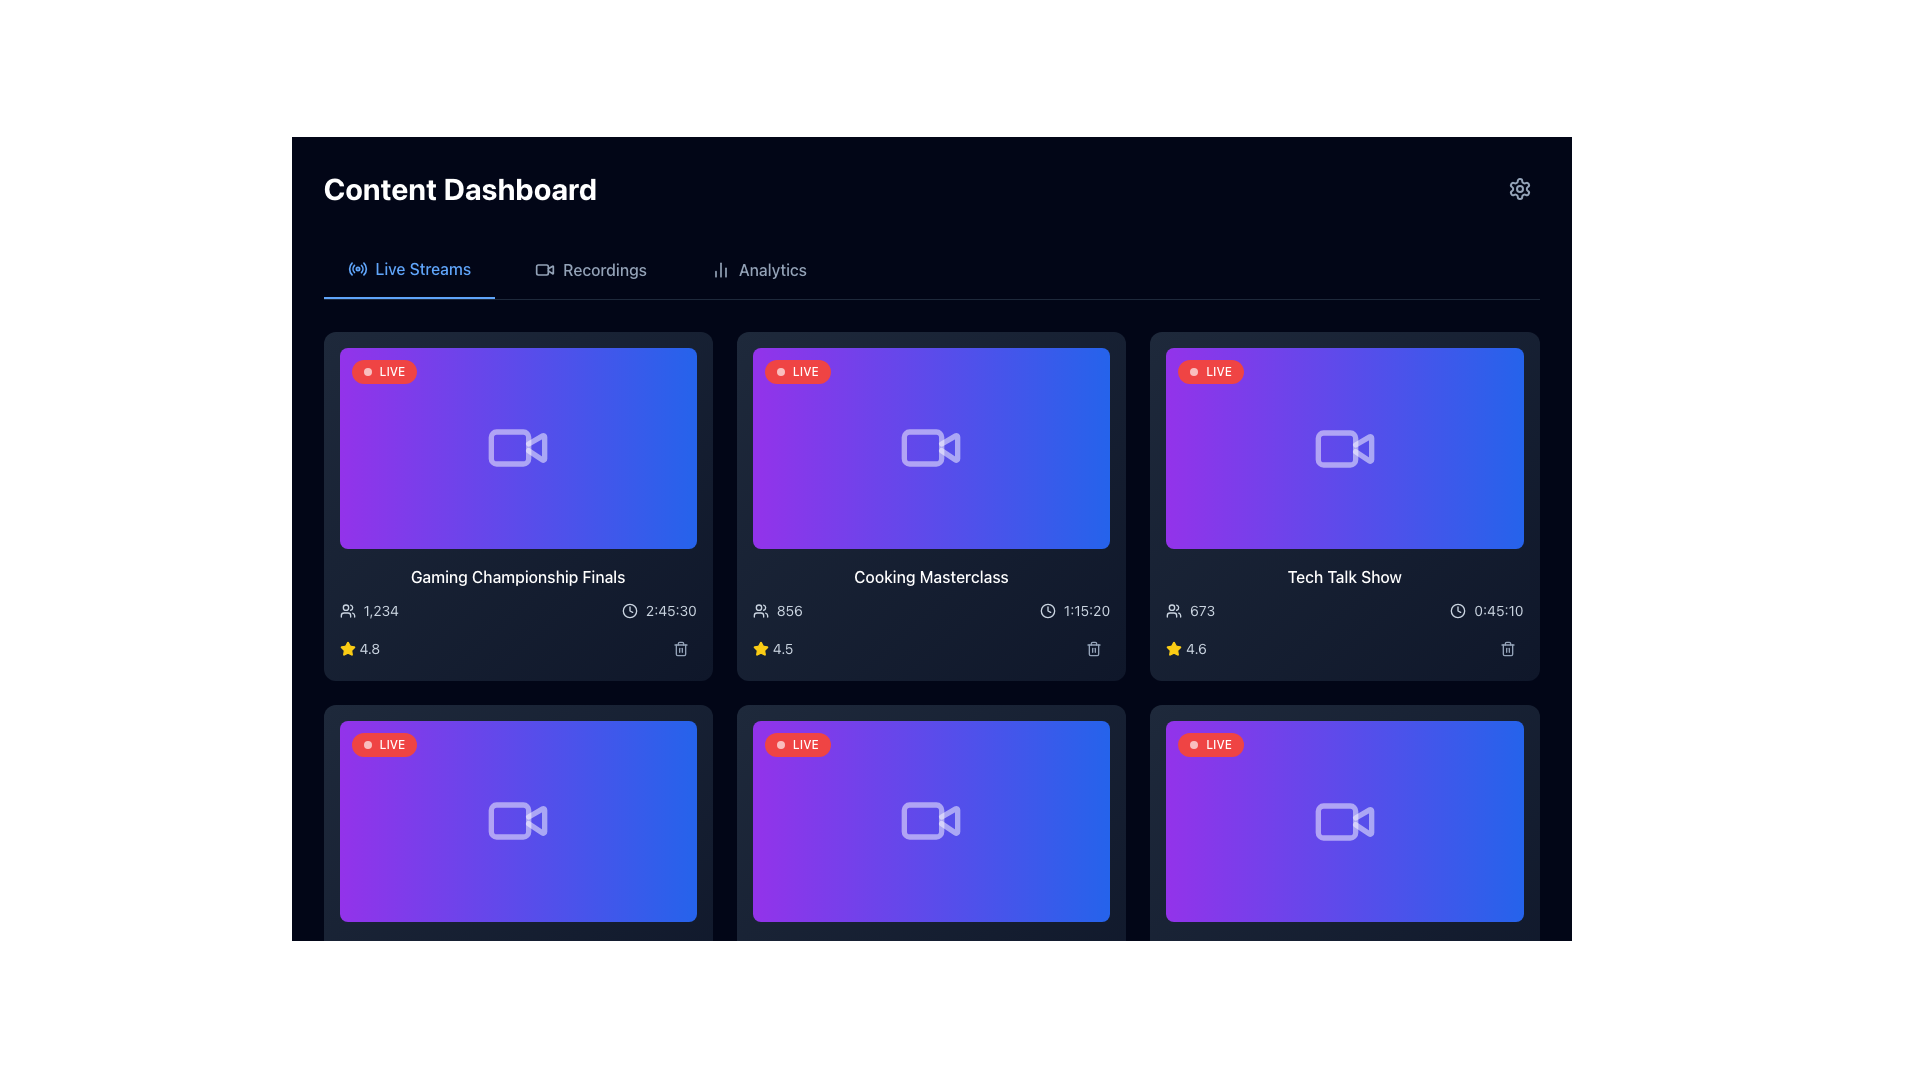  I want to click on the Information display section of the 'Tech Talk Show' card, which contains user count and time information, positioned in the third column of the top row, so click(1344, 609).